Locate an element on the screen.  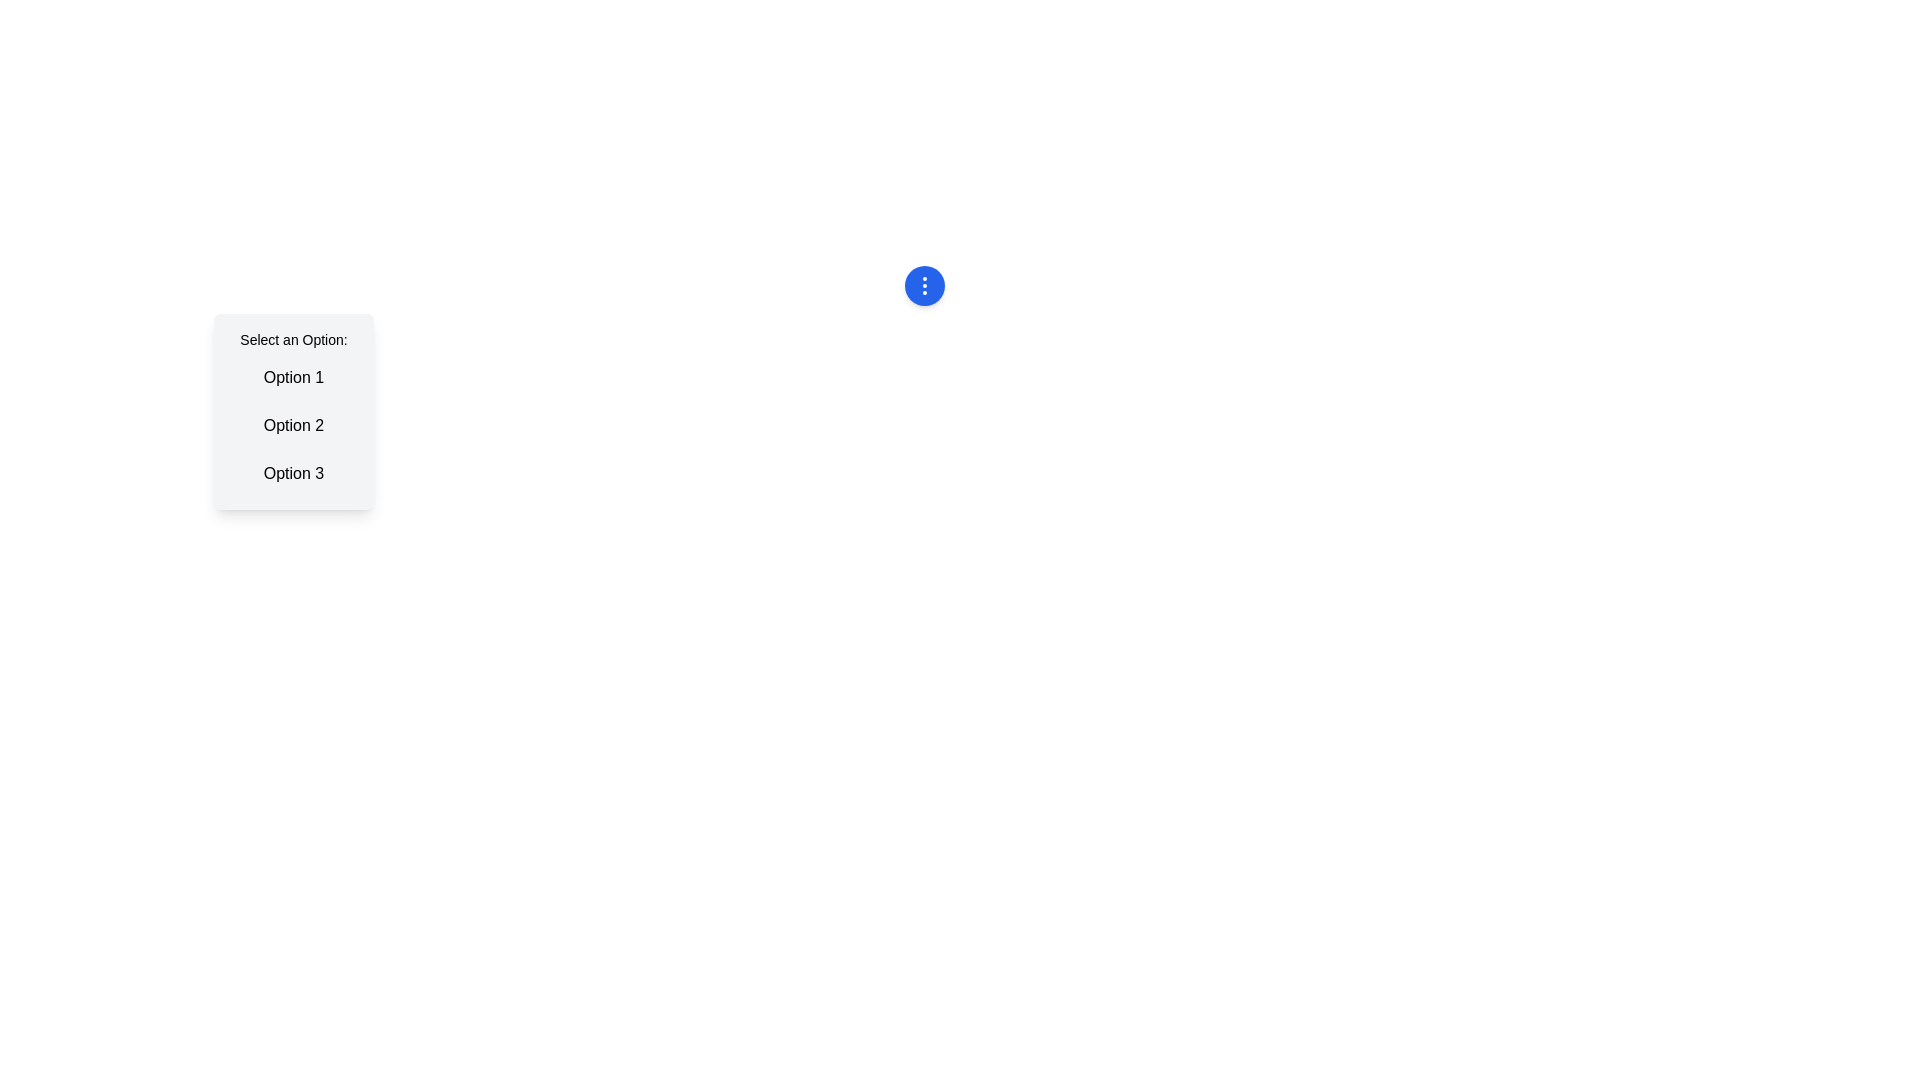
the dropdown menu labeled 'Select an Option:' is located at coordinates (292, 411).